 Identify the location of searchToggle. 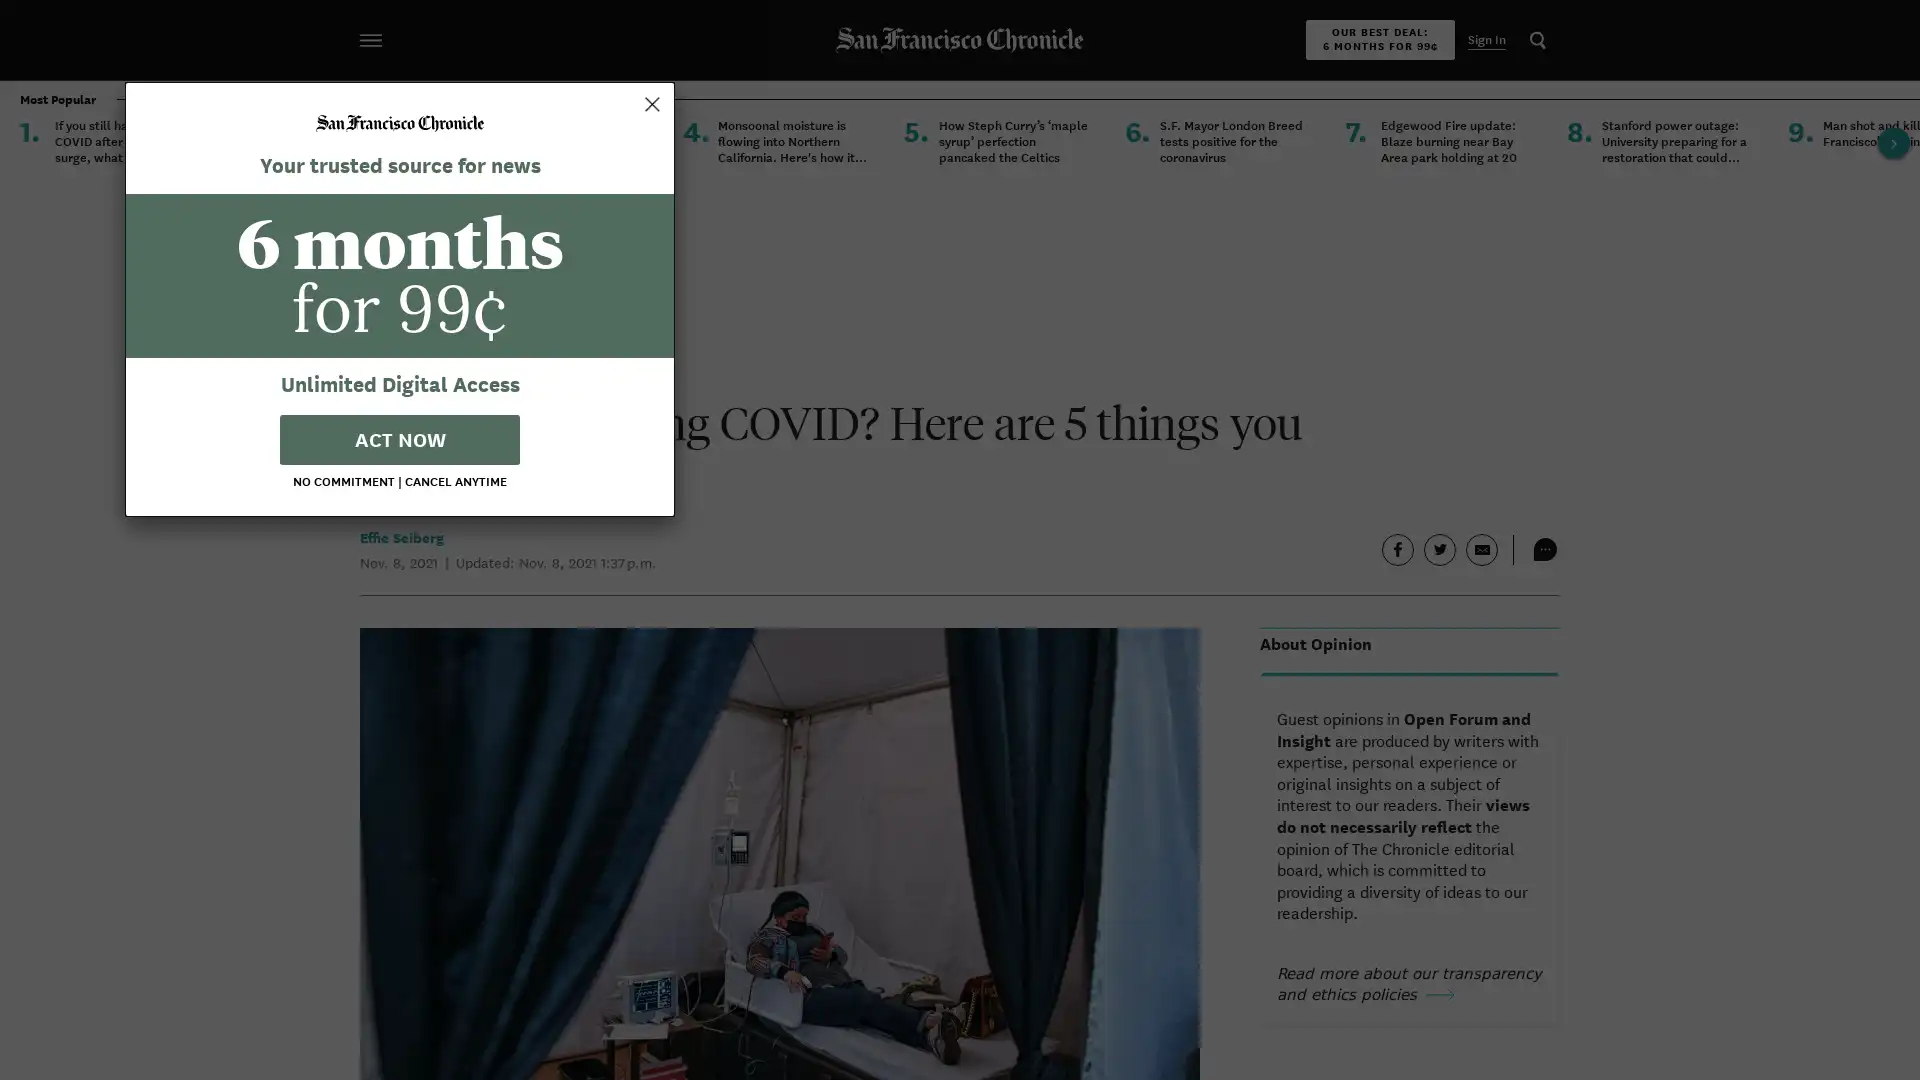
(1536, 39).